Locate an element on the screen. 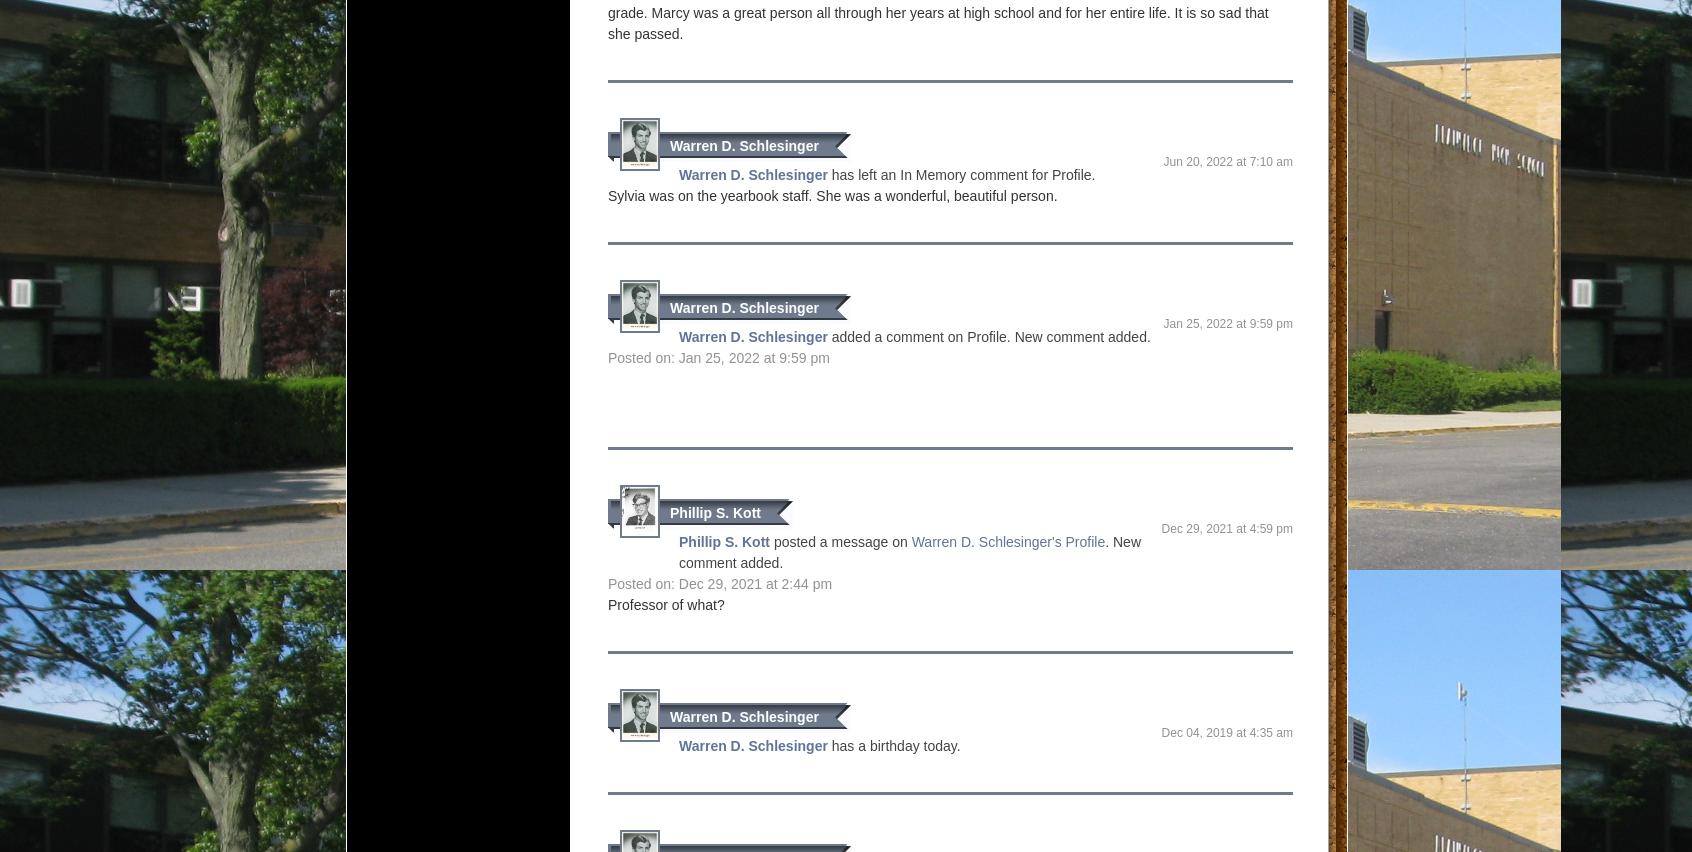 The height and width of the screenshot is (852, 1692). 'Sylvia was on the yearbook staff. She was a wonderful, beautiful person.' is located at coordinates (832, 195).